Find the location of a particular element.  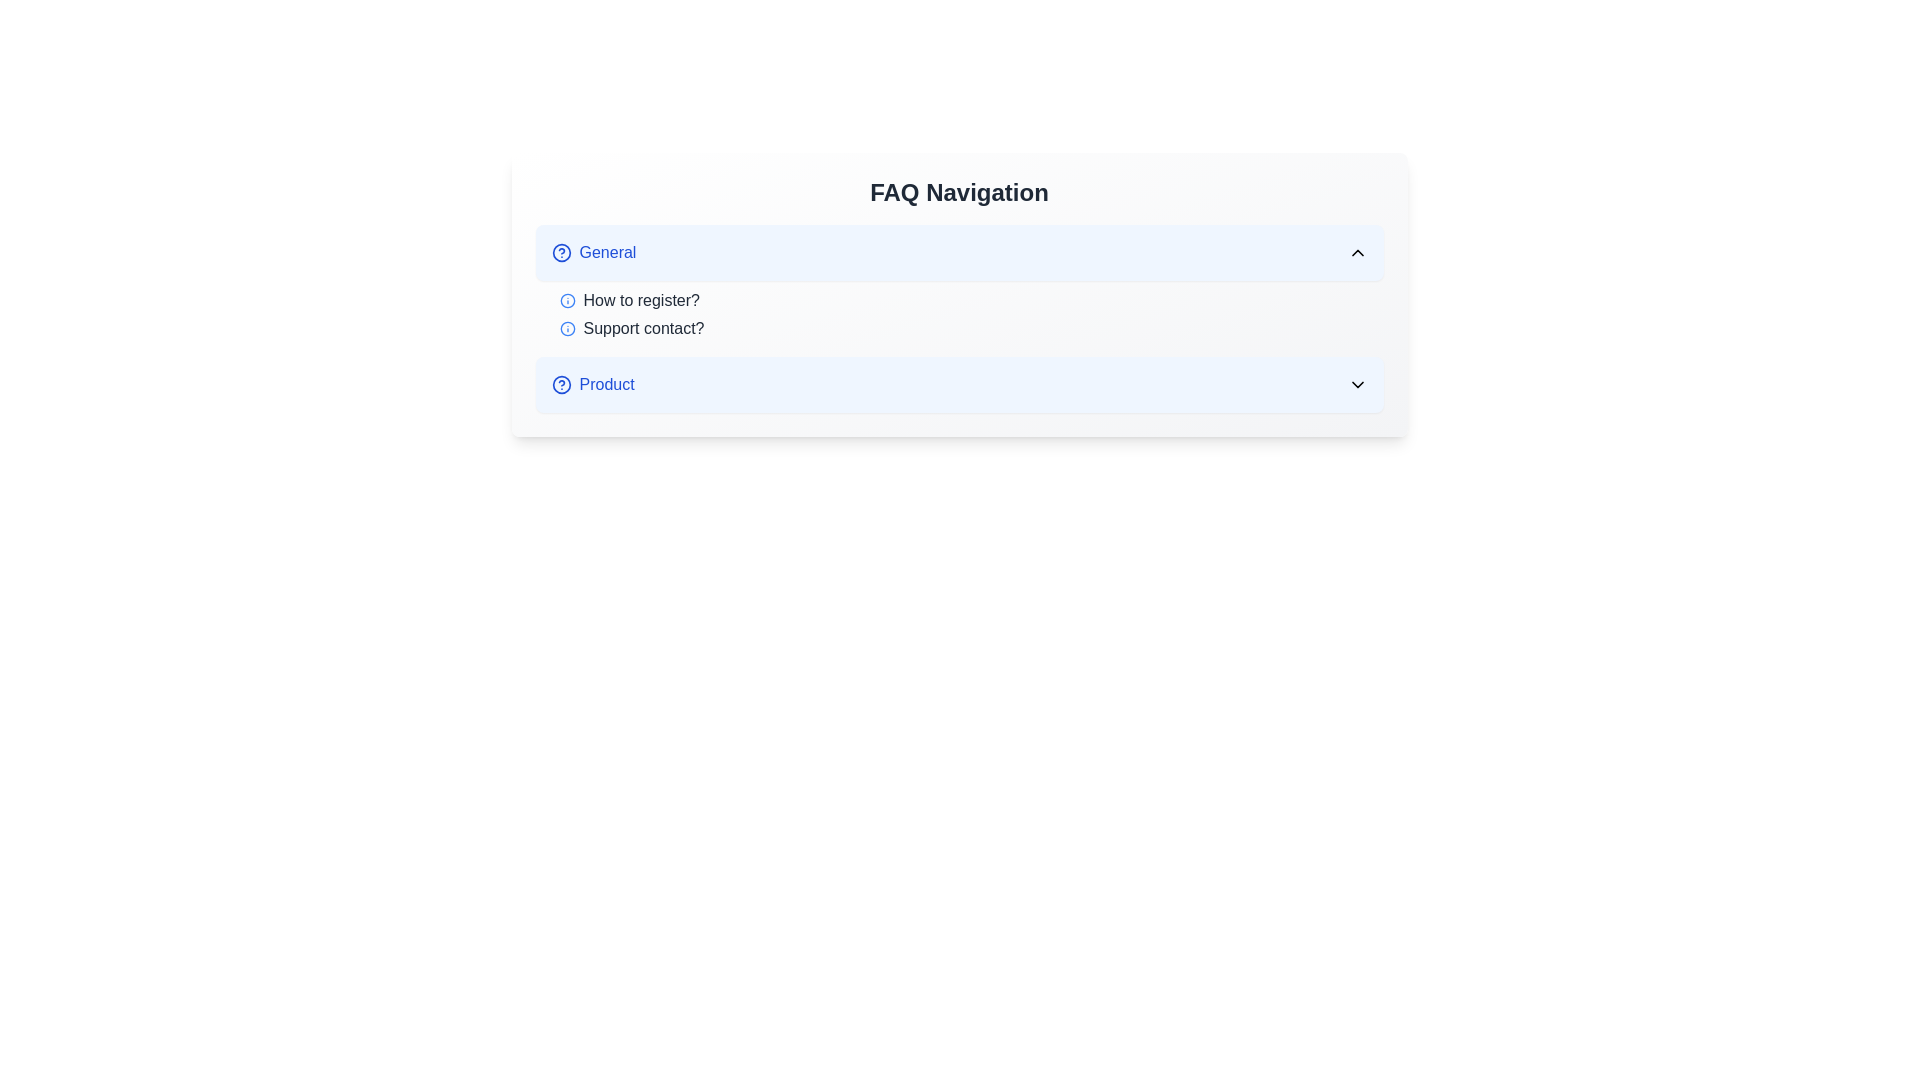

the SVG Circle element that is white with a blue stroke, located in the FAQ section next to the 'General' text is located at coordinates (560, 252).